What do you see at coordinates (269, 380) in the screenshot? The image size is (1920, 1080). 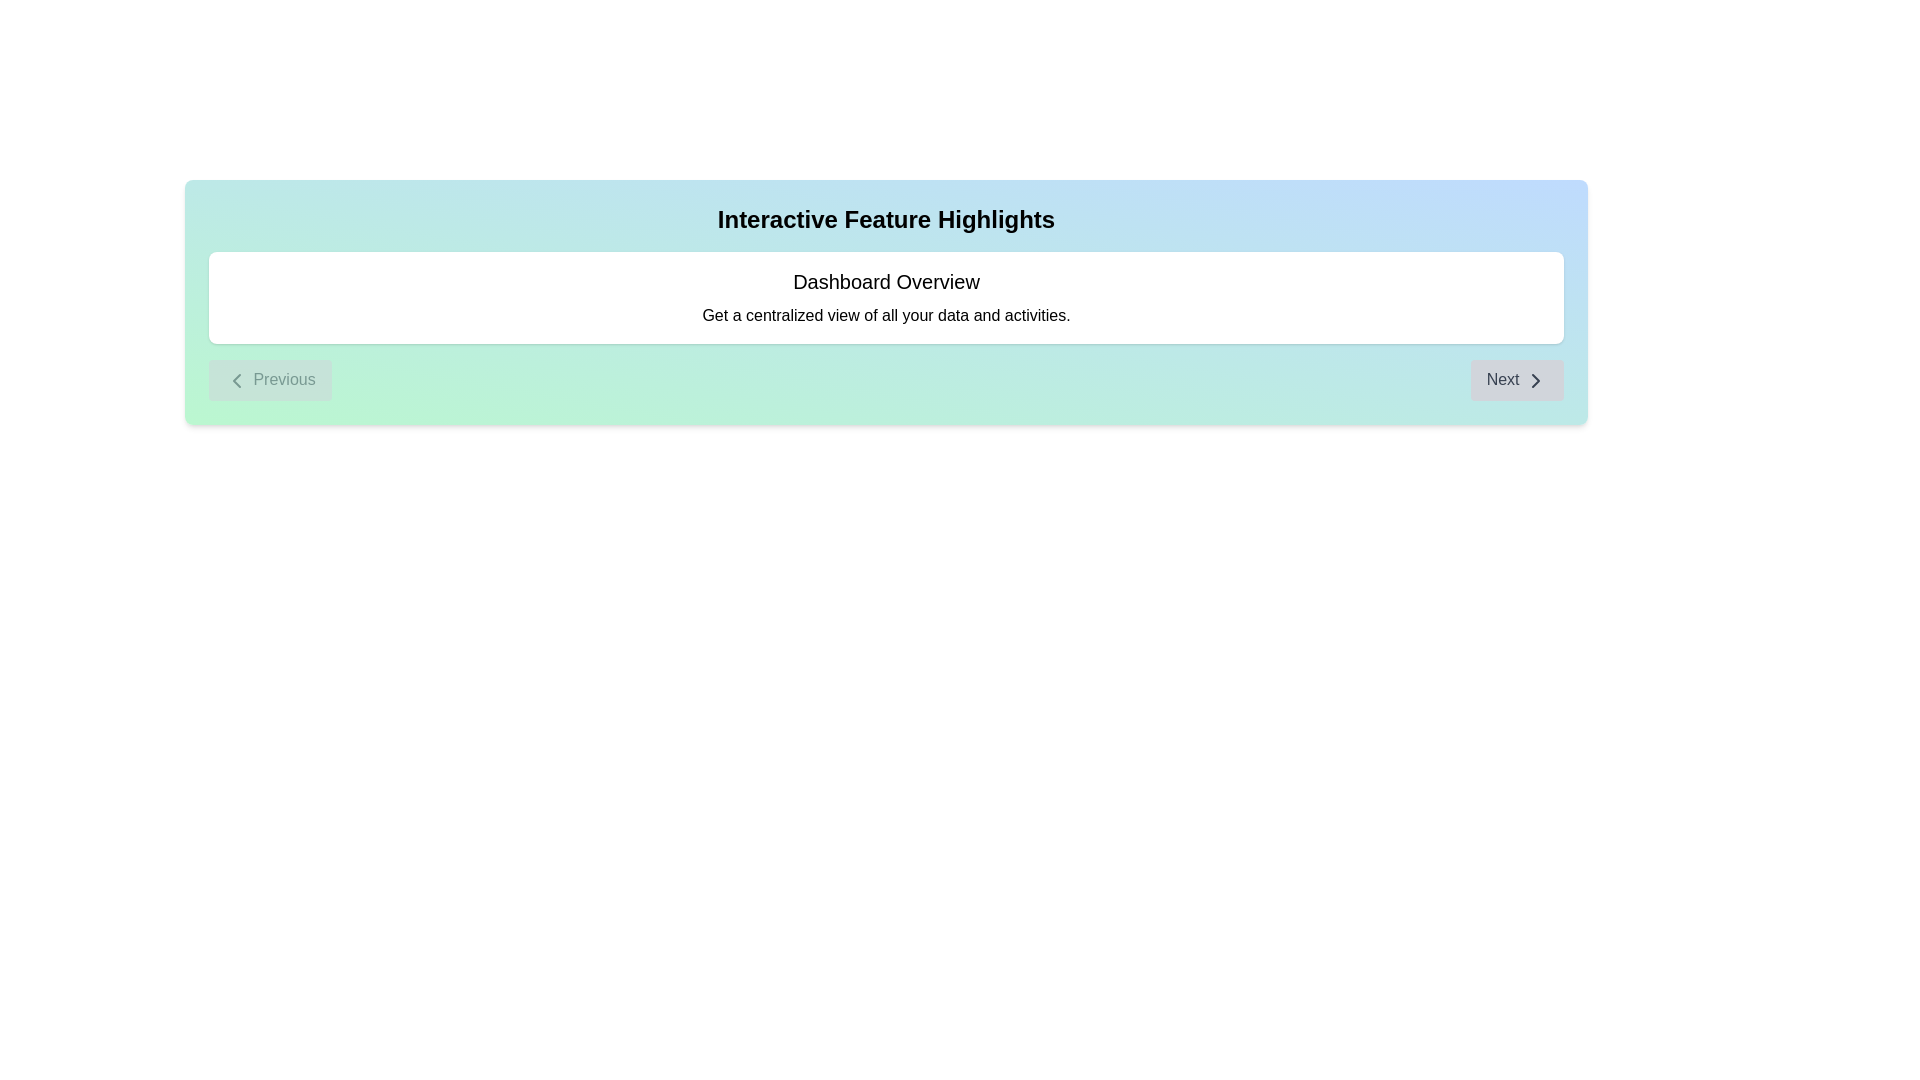 I see `the 'Previous' button with a gray background and left-pointing chevron icon` at bounding box center [269, 380].